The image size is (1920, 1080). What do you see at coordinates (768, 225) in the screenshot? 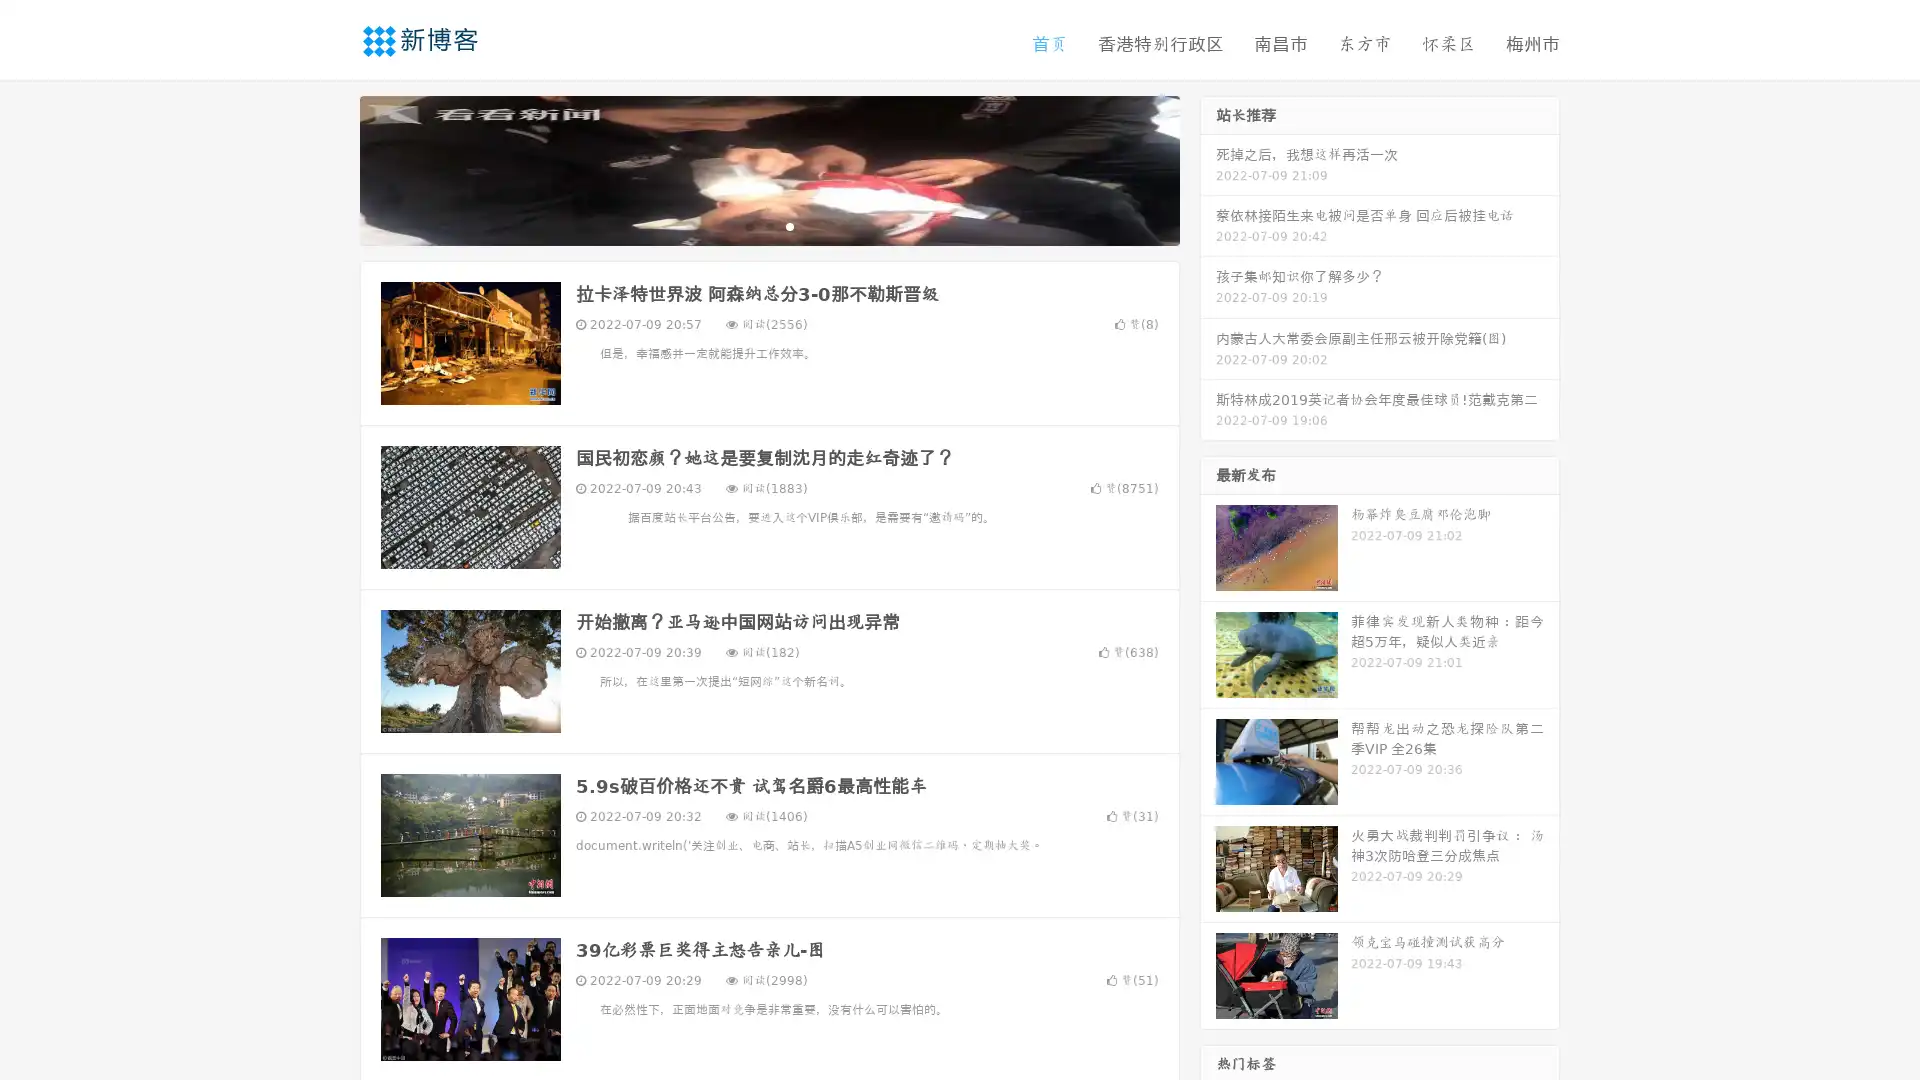
I see `Go to slide 2` at bounding box center [768, 225].